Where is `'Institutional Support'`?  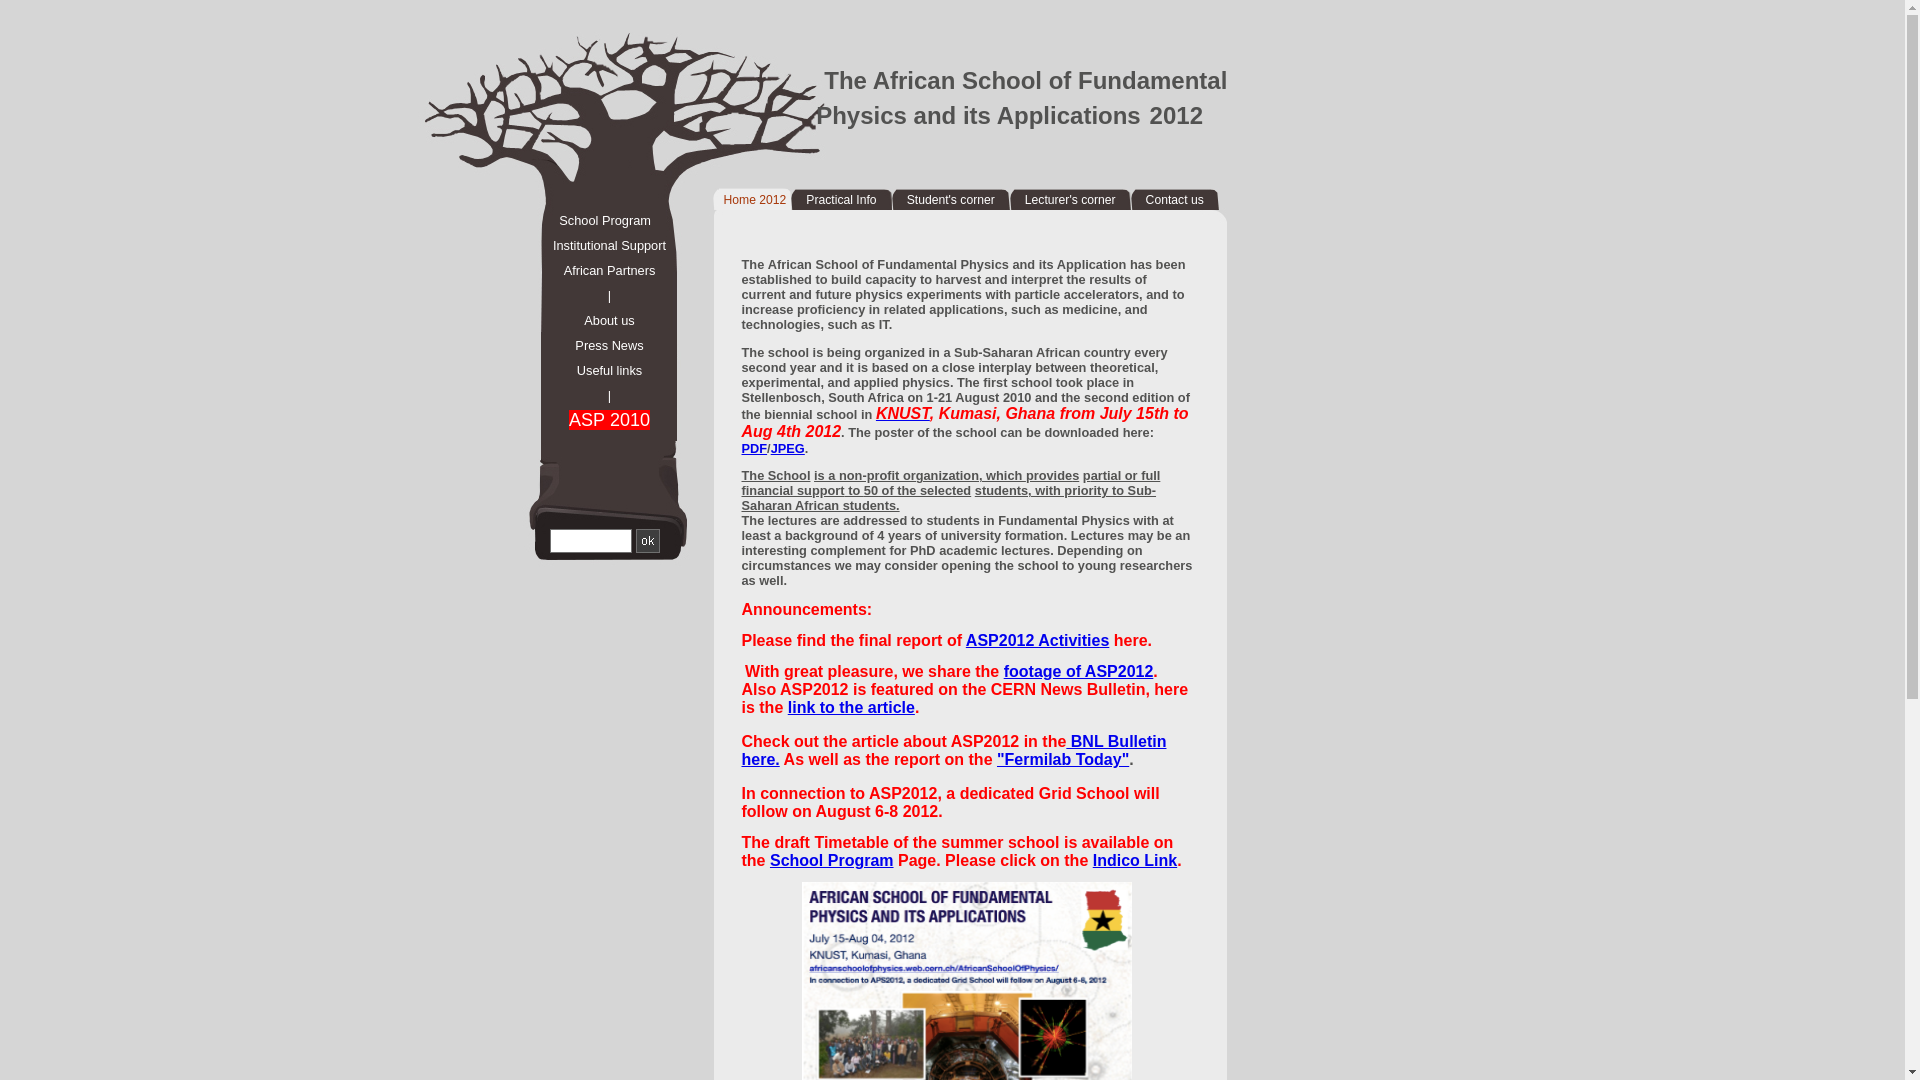 'Institutional Support' is located at coordinates (598, 244).